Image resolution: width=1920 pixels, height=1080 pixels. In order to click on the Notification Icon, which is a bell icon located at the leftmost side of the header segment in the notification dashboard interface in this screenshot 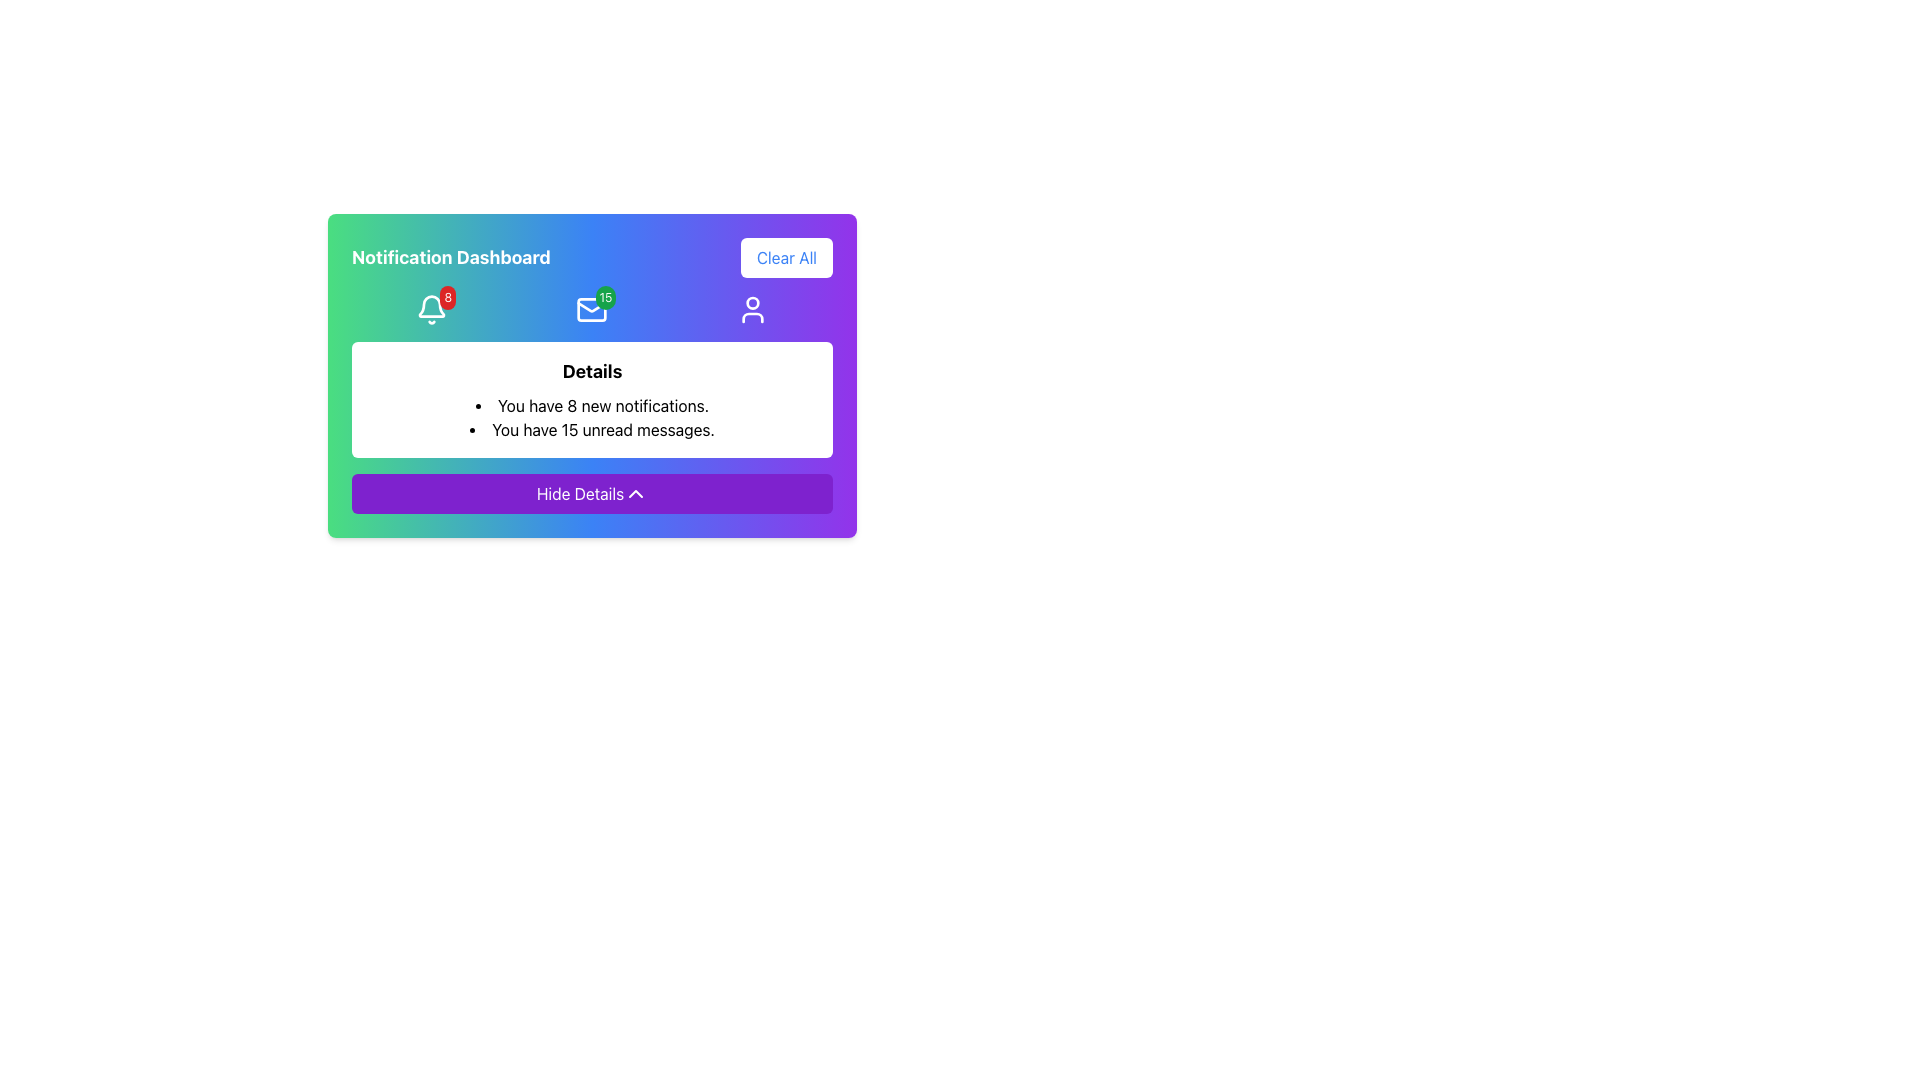, I will do `click(431, 309)`.